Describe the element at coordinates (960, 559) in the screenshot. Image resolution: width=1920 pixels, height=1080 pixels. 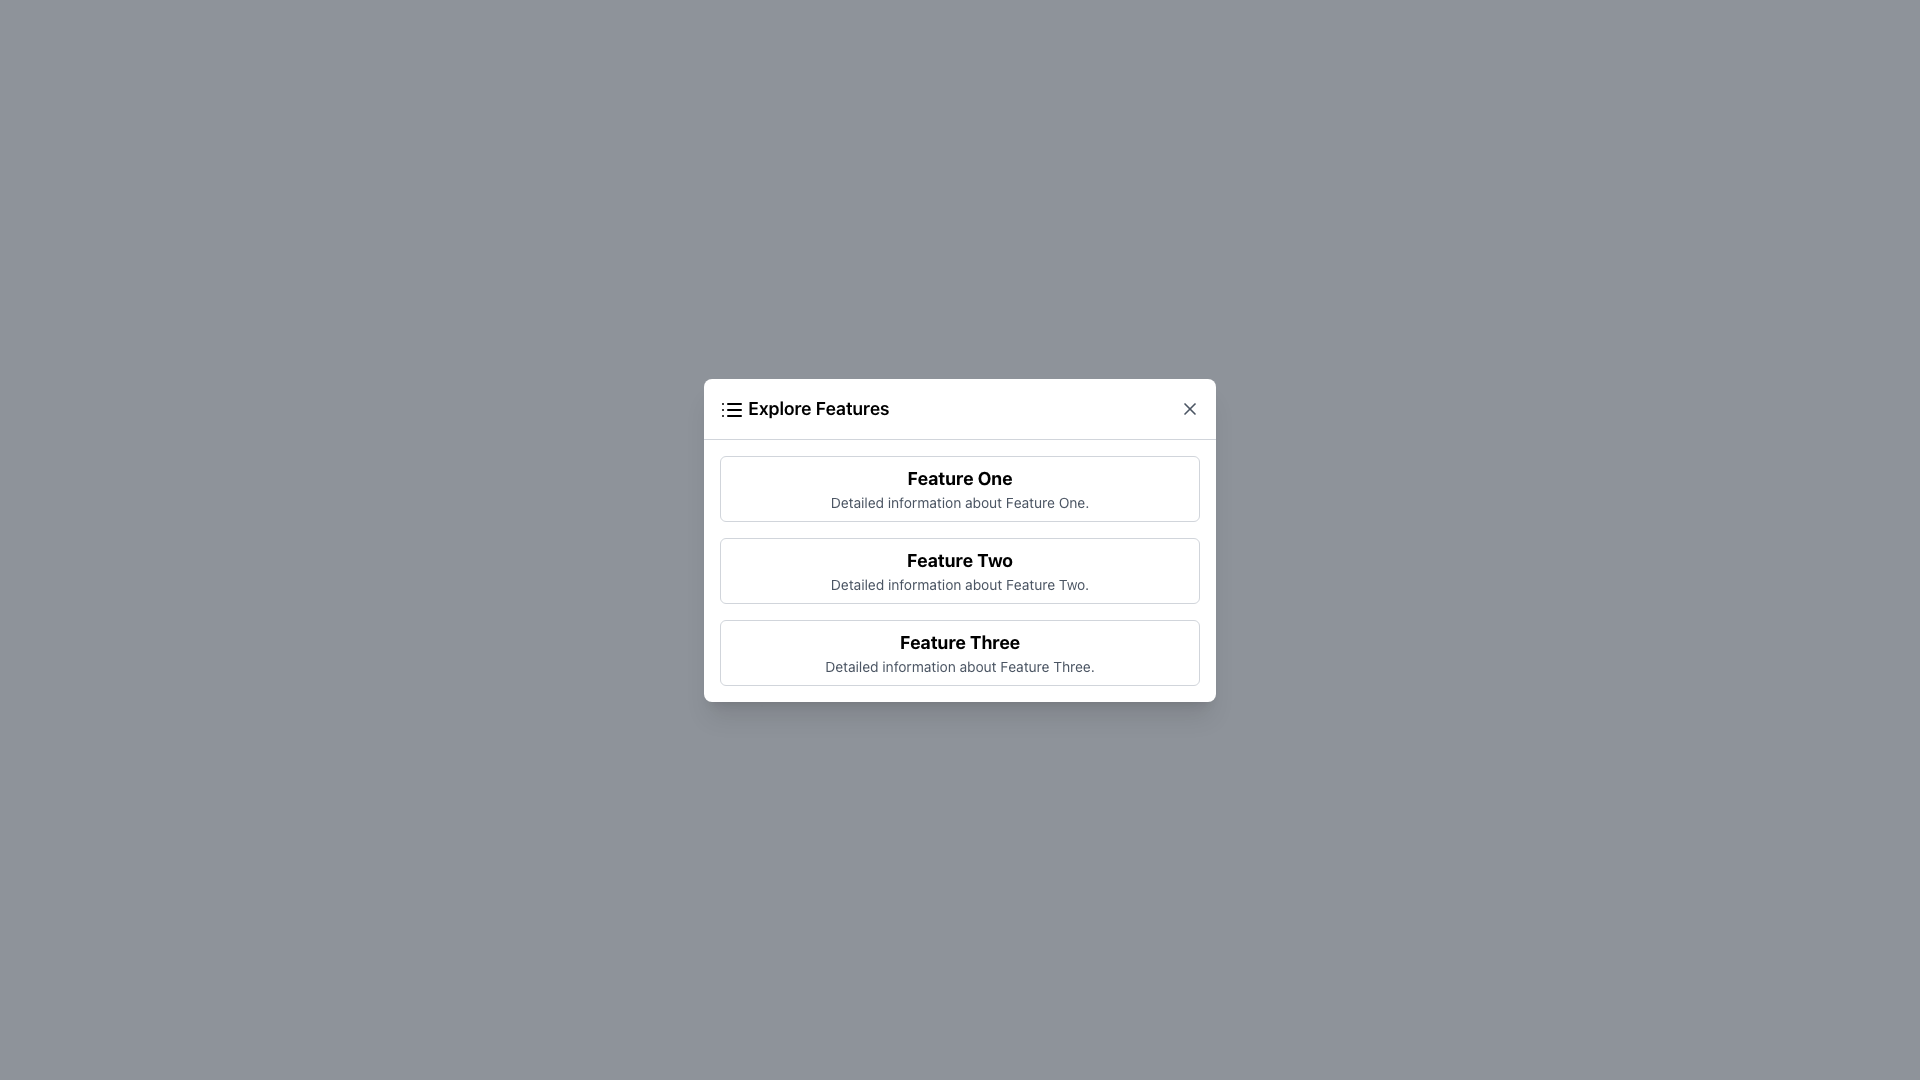
I see `the text label displaying 'Feature Two' which is prominently bold and large, located at the top of the second box in the vertical list of features` at that location.